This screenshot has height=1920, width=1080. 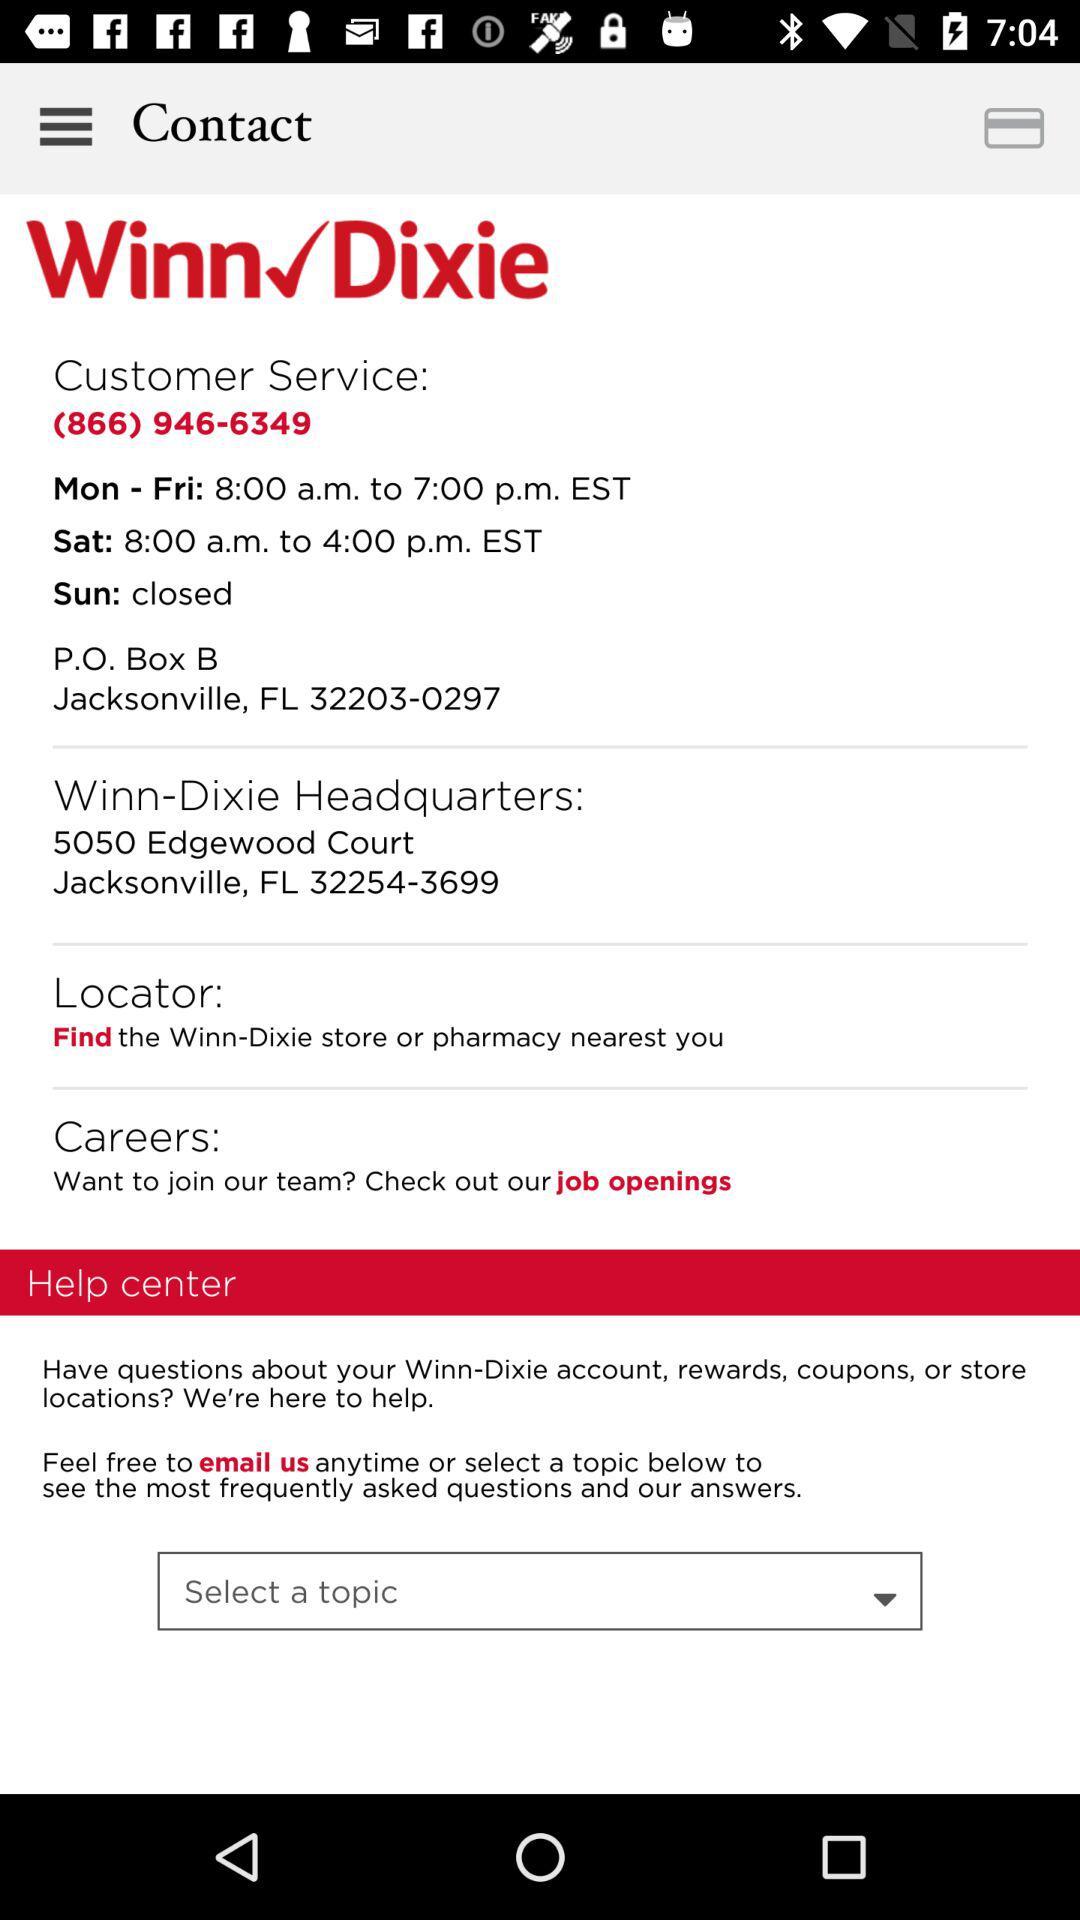 What do you see at coordinates (540, 746) in the screenshot?
I see `the icon below jacksonville fl 32203` at bounding box center [540, 746].